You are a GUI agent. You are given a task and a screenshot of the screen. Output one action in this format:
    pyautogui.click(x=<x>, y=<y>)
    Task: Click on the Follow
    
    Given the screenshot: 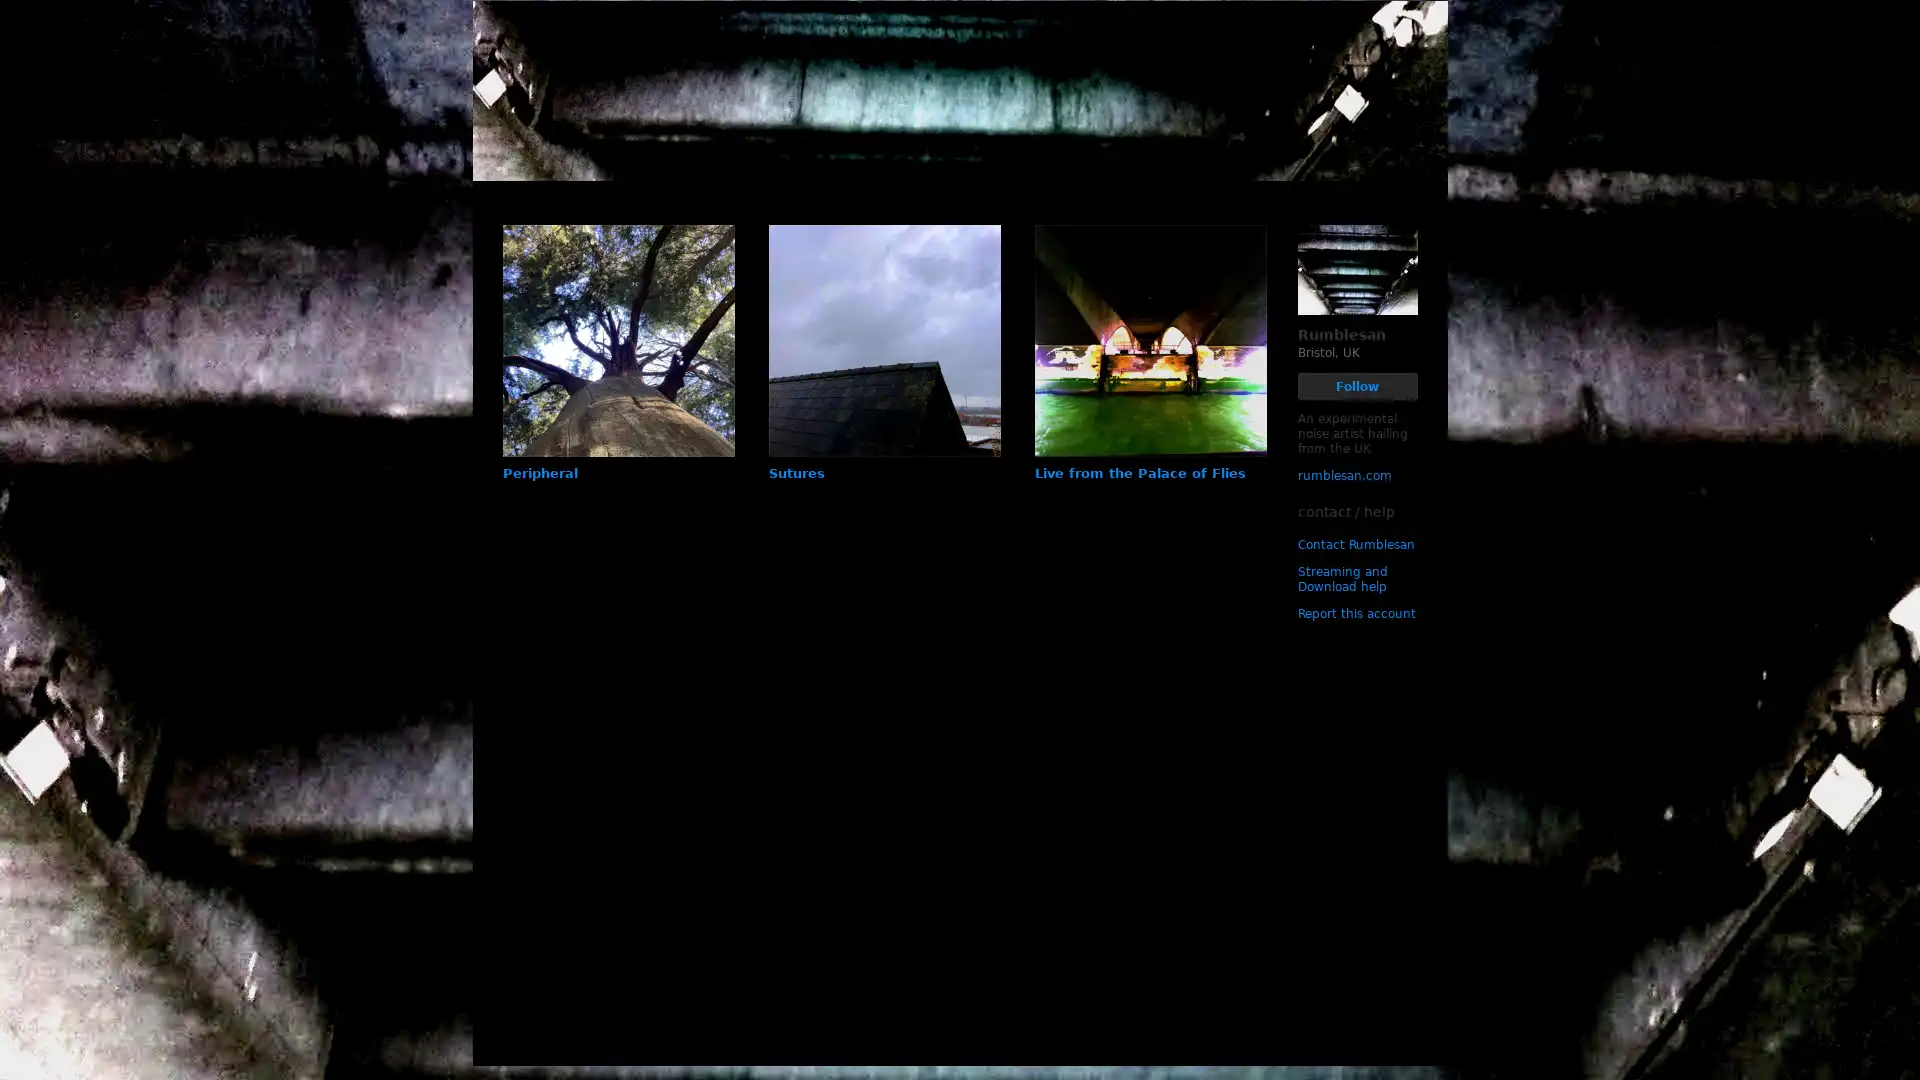 What is the action you would take?
    pyautogui.click(x=1357, y=386)
    